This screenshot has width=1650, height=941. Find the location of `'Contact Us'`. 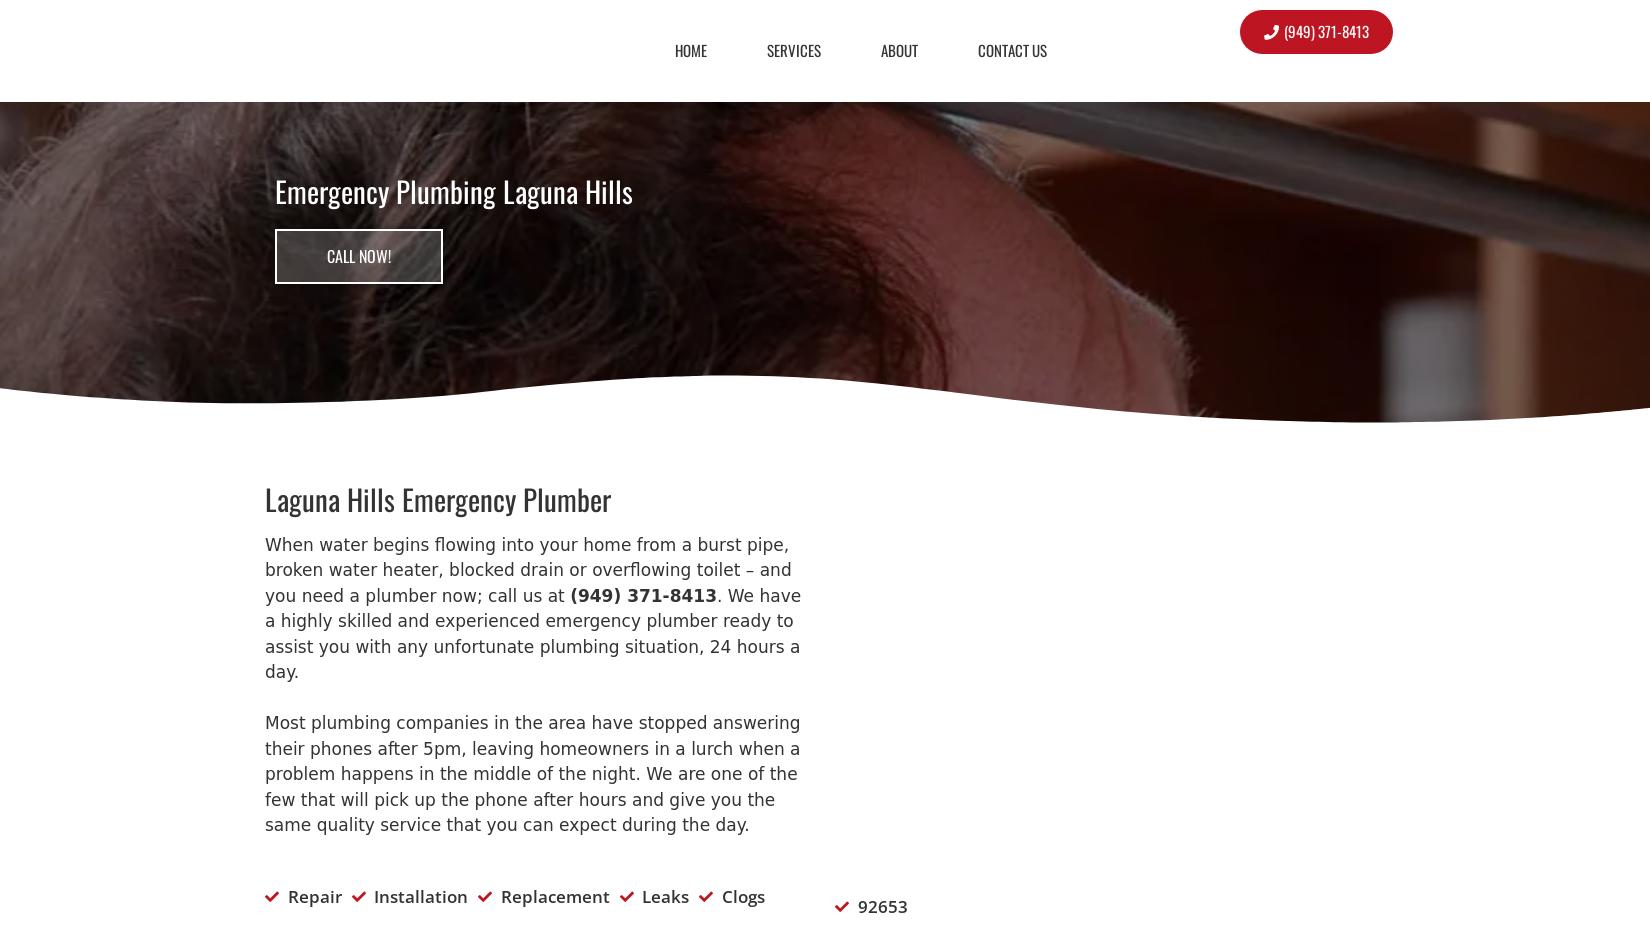

'Contact Us' is located at coordinates (977, 48).